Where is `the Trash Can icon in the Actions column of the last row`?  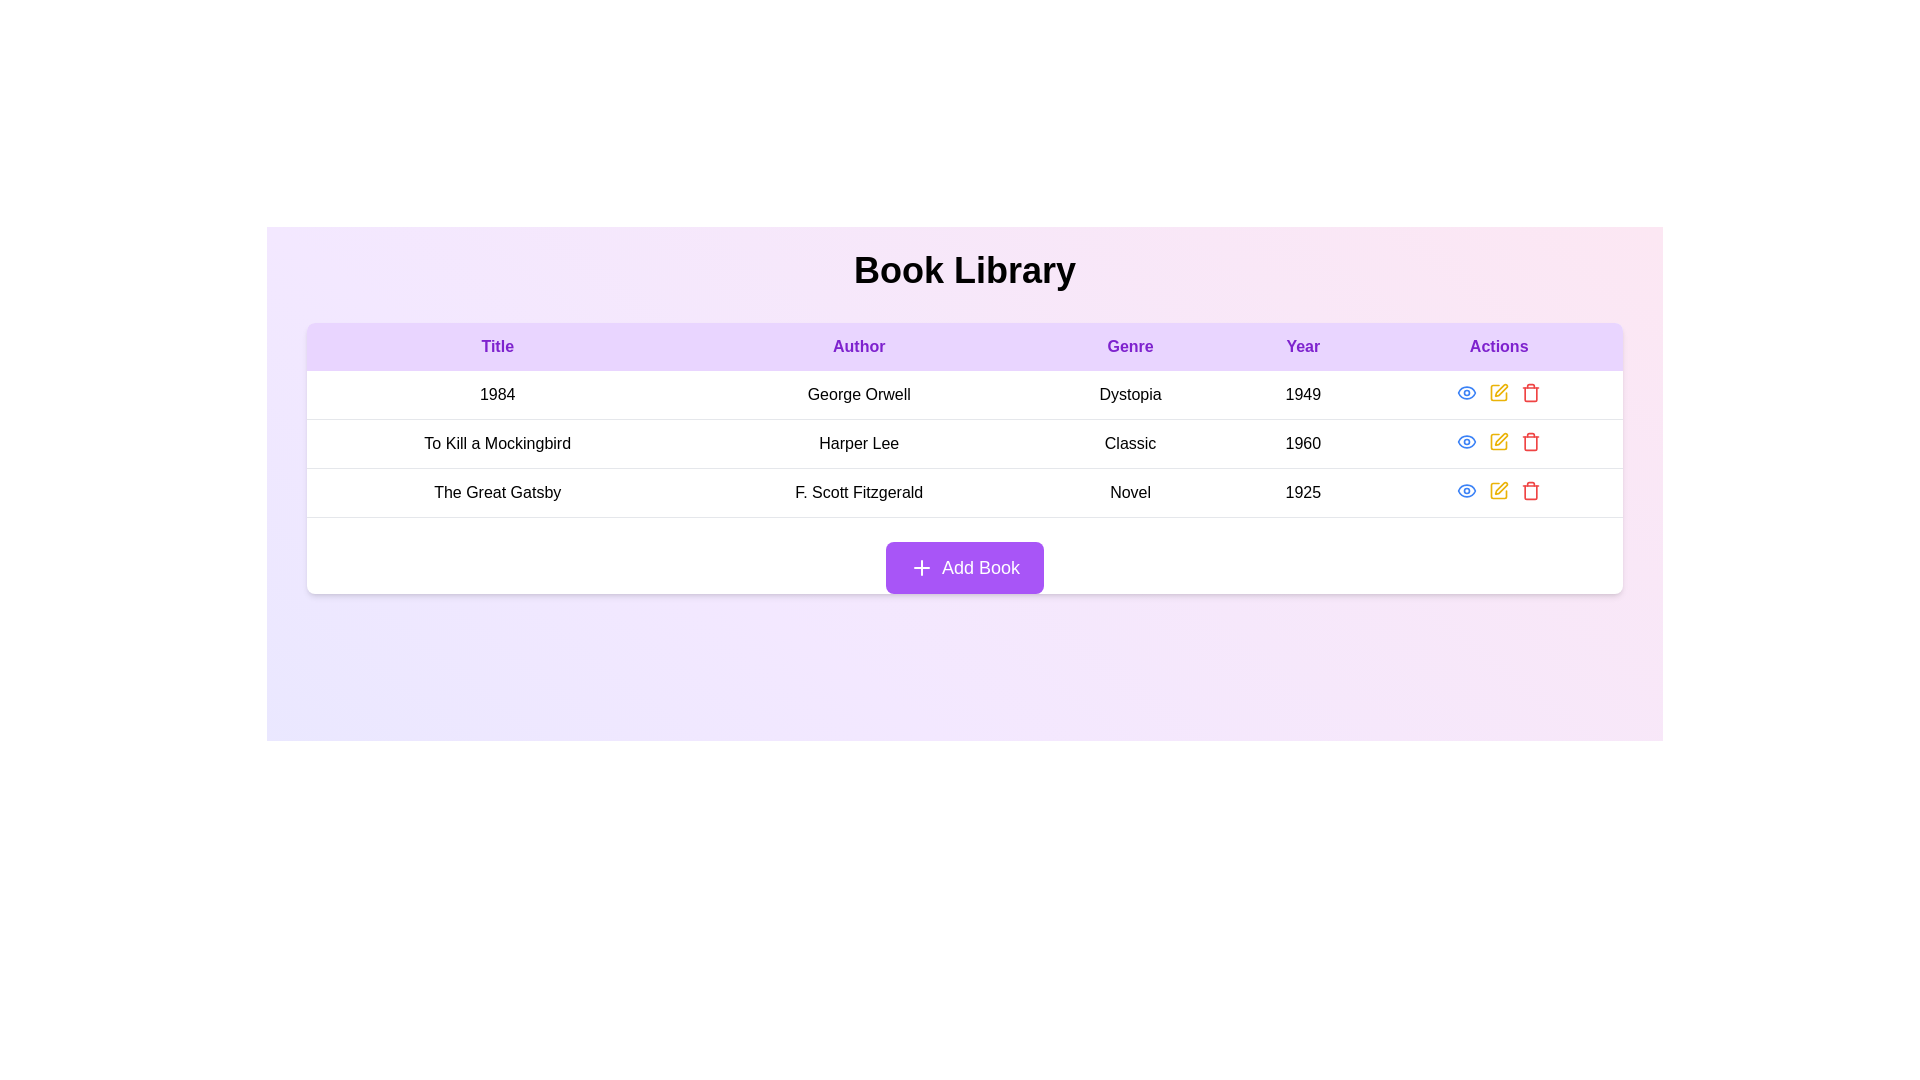
the Trash Can icon in the Actions column of the last row is located at coordinates (1530, 394).